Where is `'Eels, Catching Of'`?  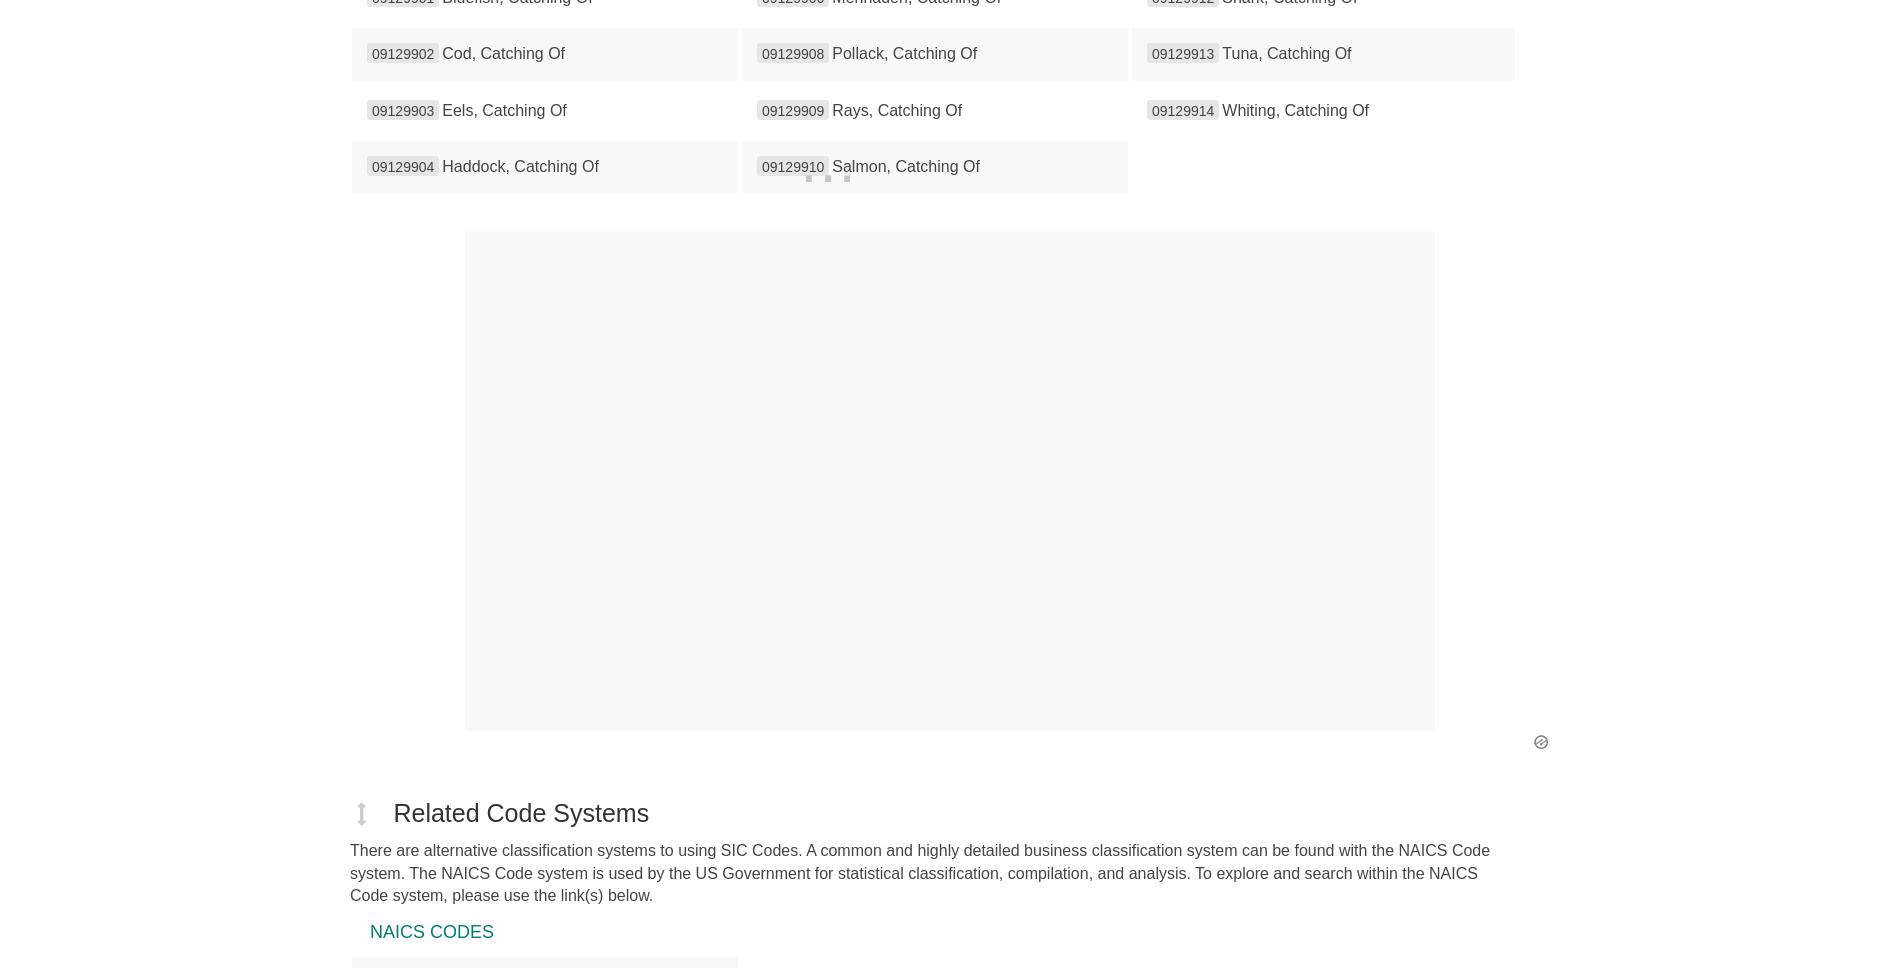
'Eels, Catching Of' is located at coordinates (504, 109).